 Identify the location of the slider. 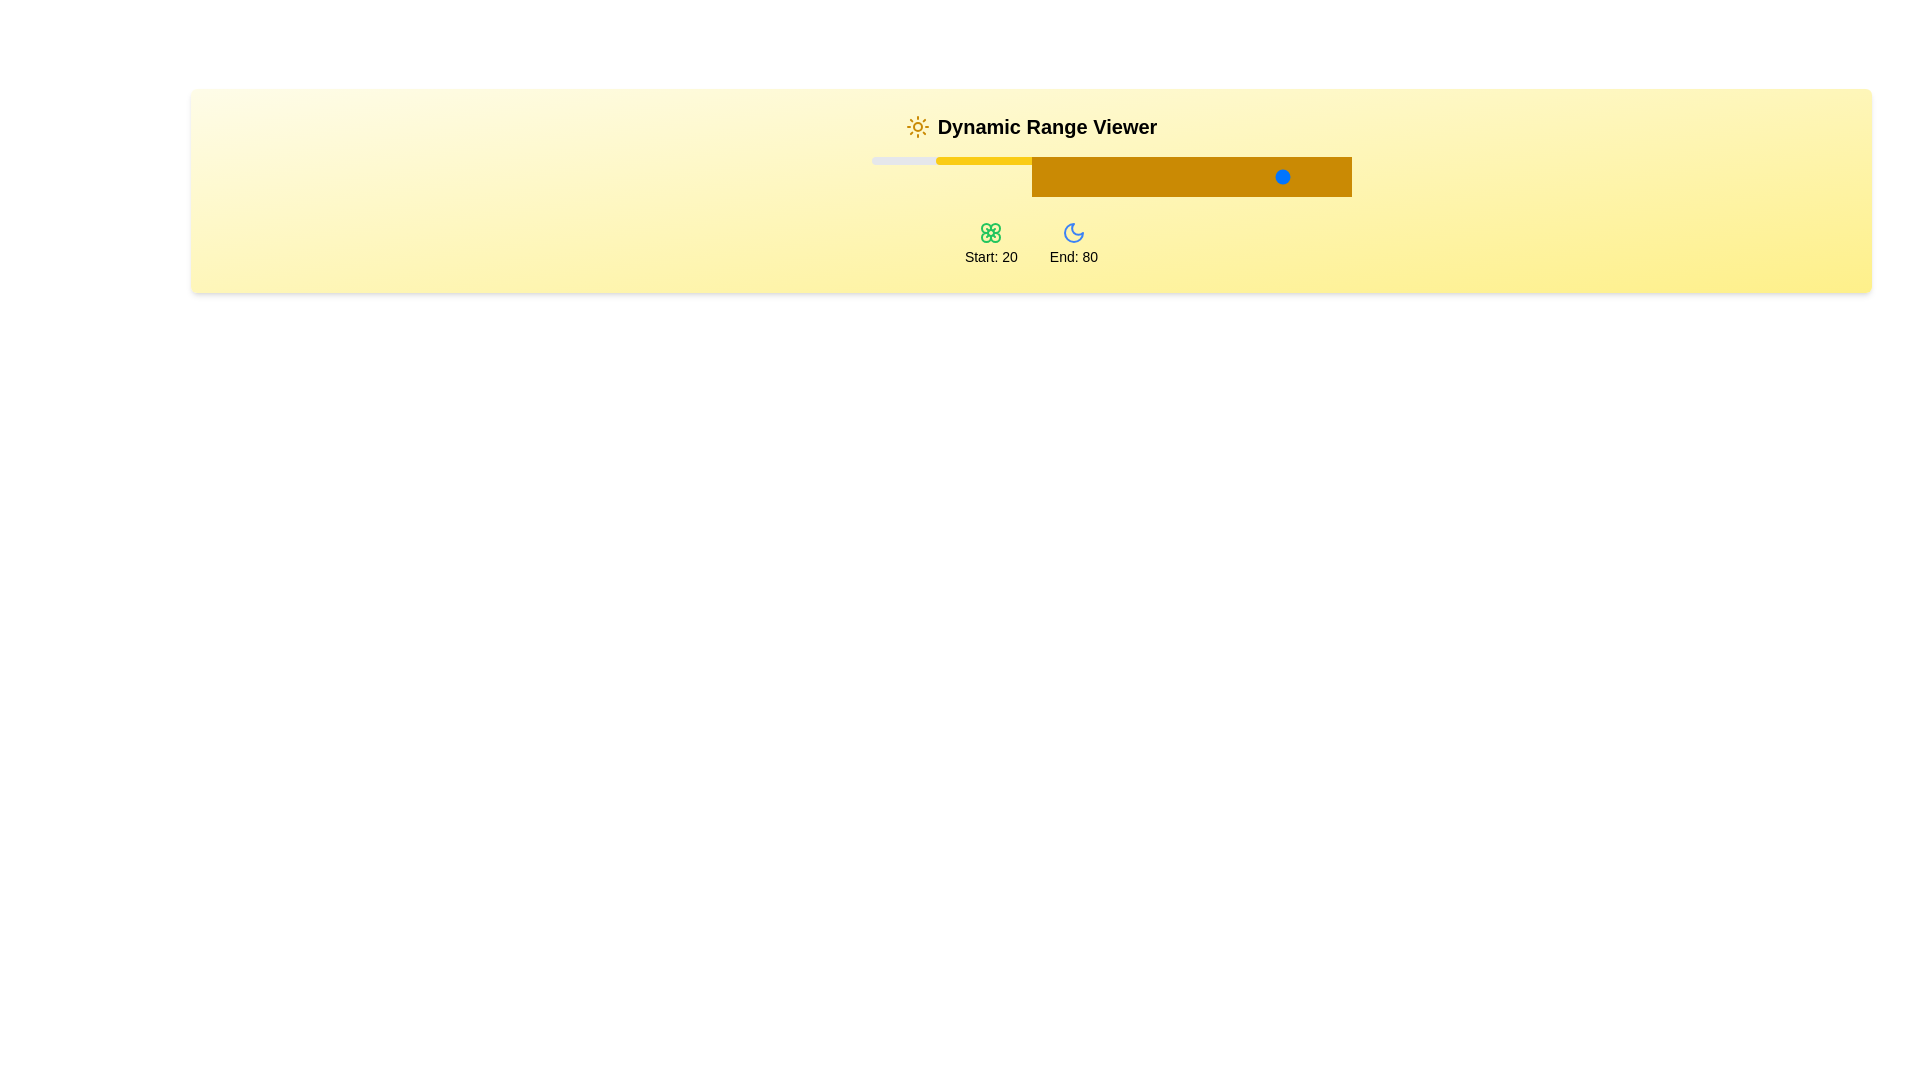
(964, 160).